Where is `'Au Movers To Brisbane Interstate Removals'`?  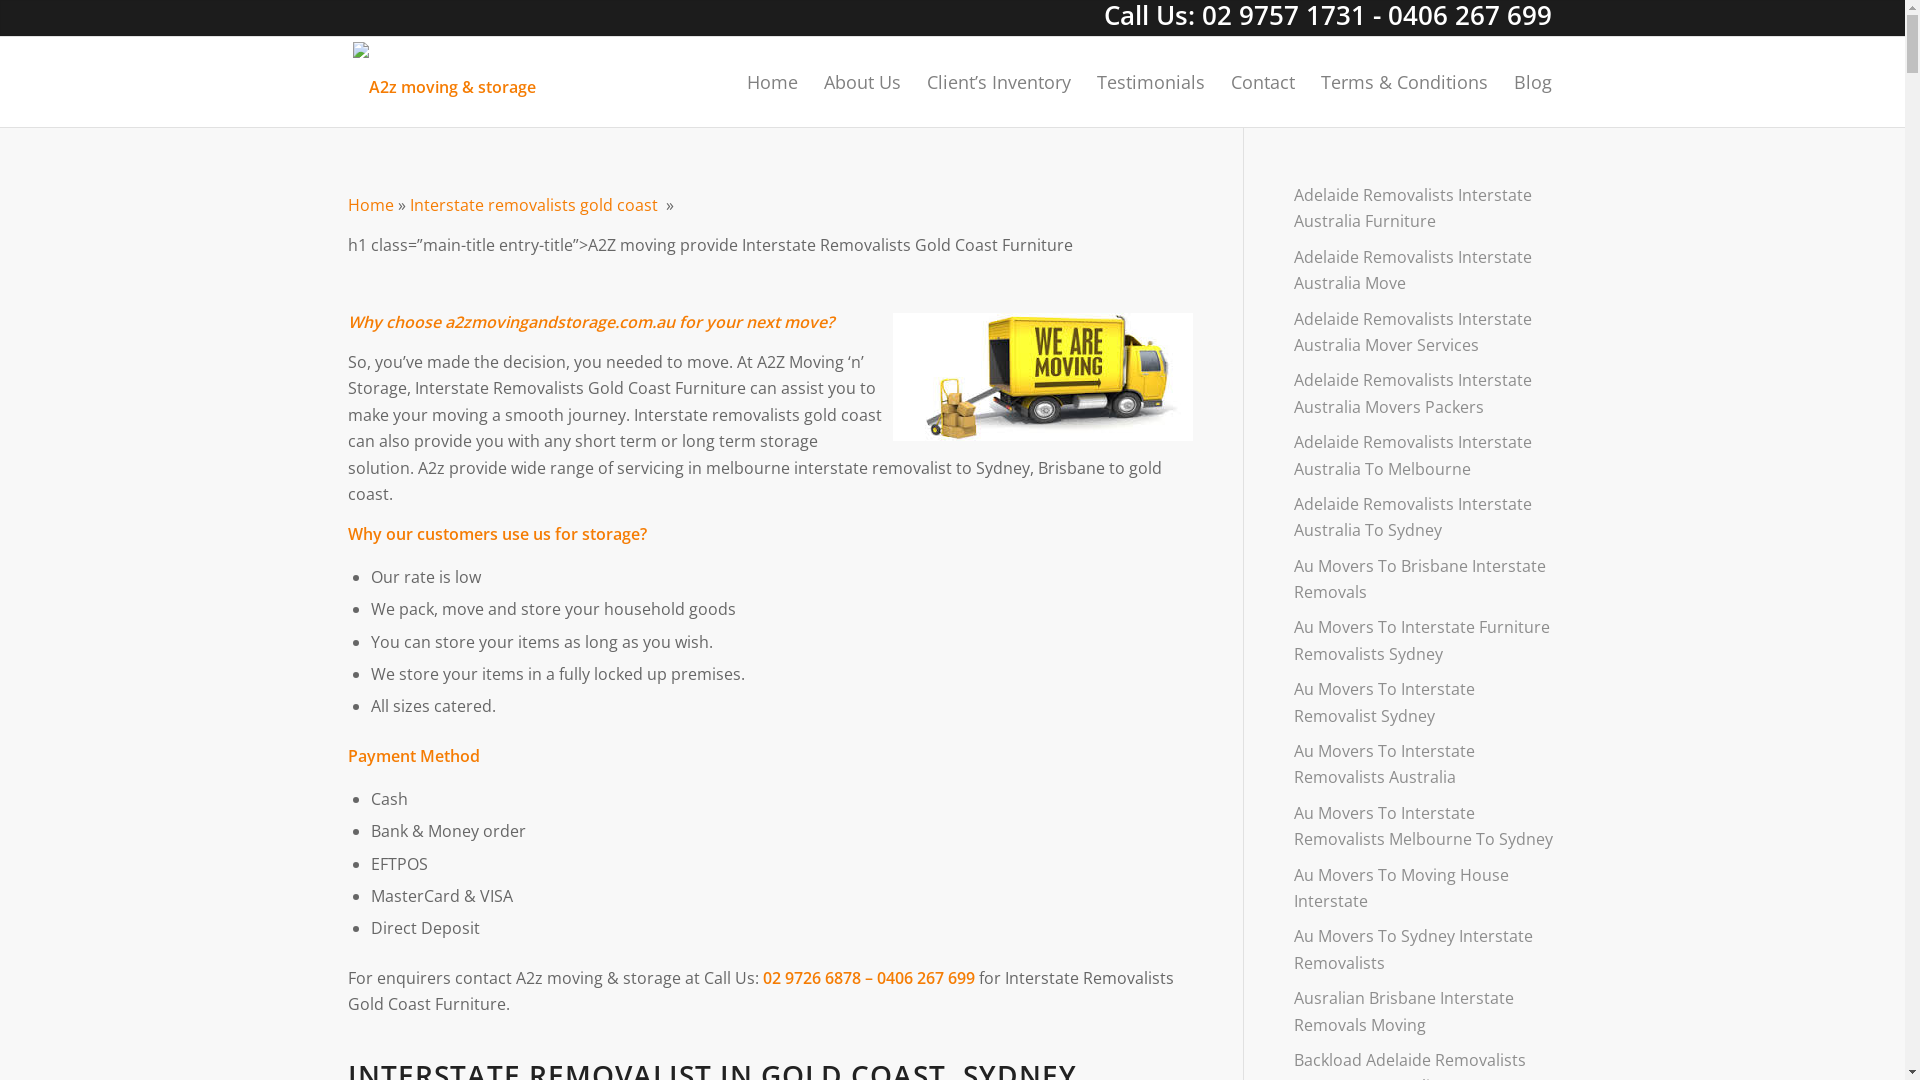 'Au Movers To Brisbane Interstate Removals' is located at coordinates (1424, 579).